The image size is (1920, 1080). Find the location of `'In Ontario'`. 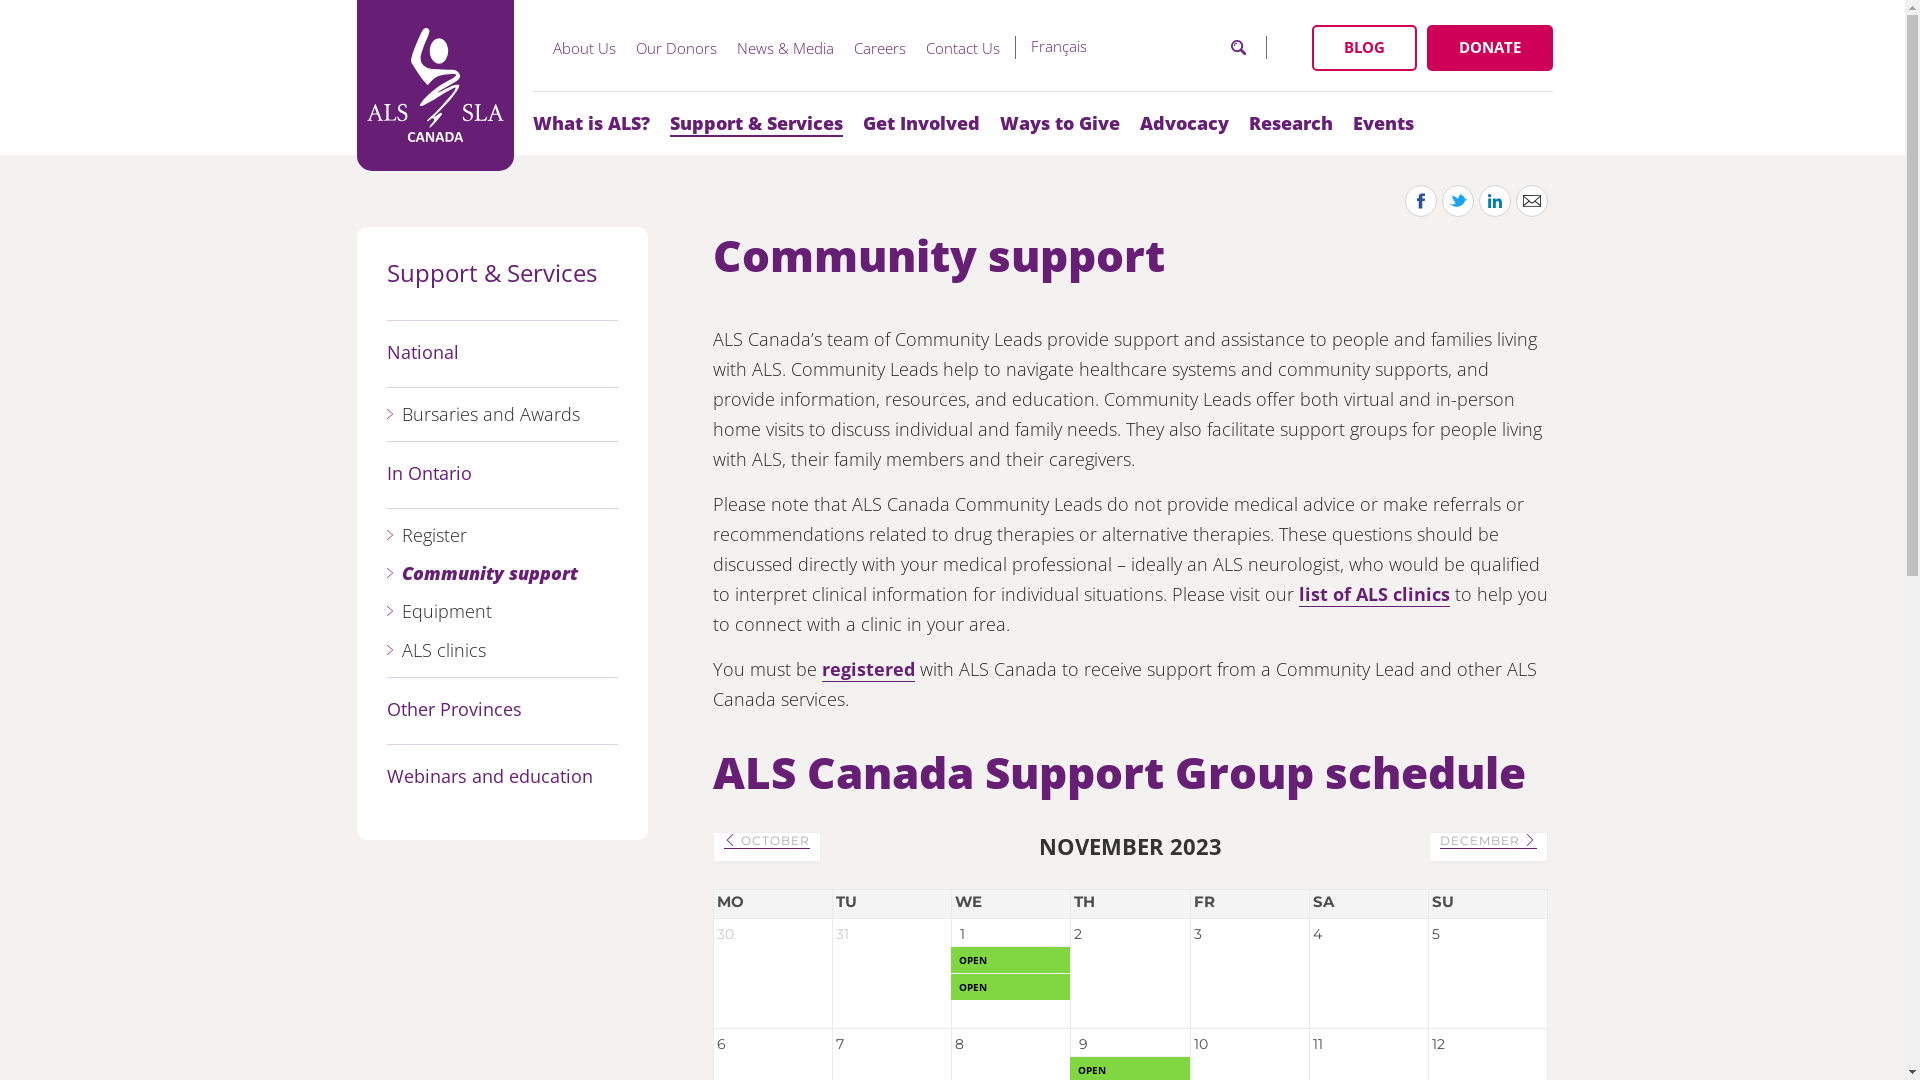

'In Ontario' is located at coordinates (428, 474).